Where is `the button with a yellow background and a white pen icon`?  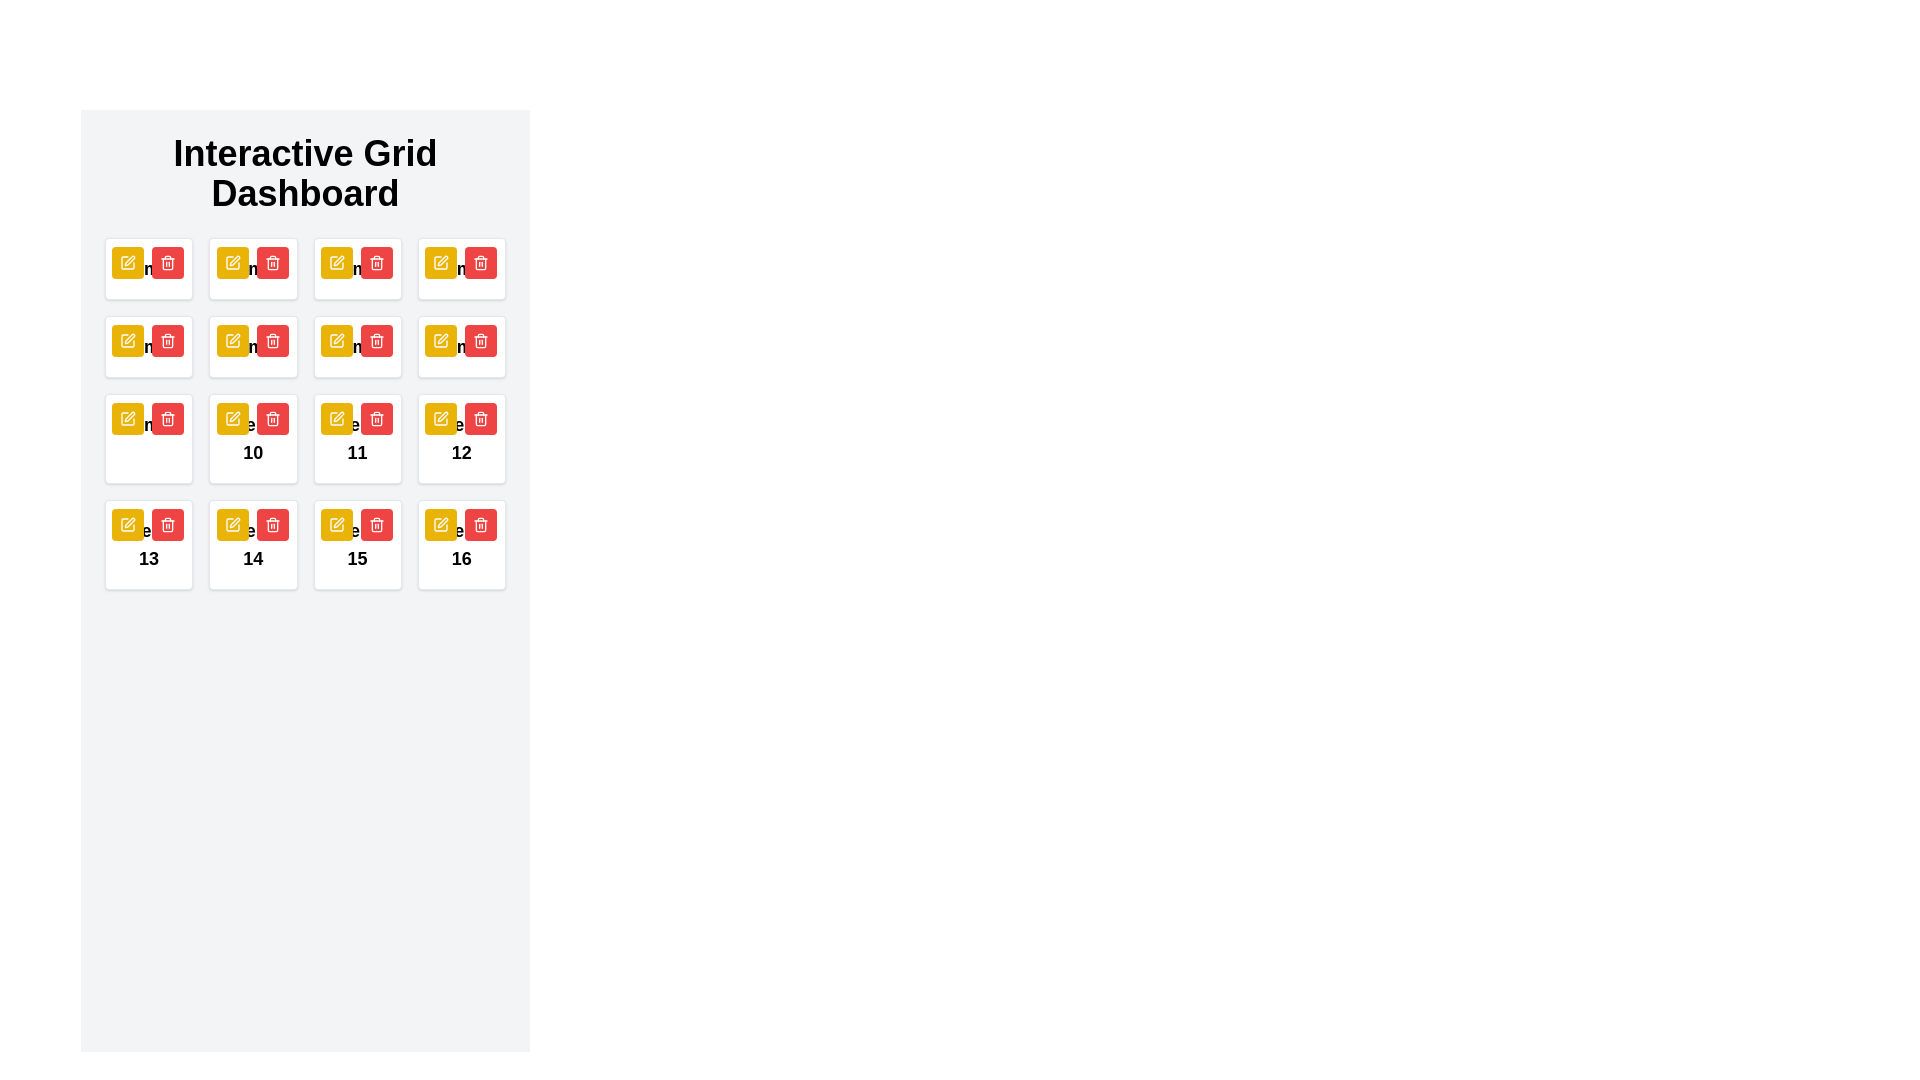
the button with a yellow background and a white pen icon is located at coordinates (127, 261).